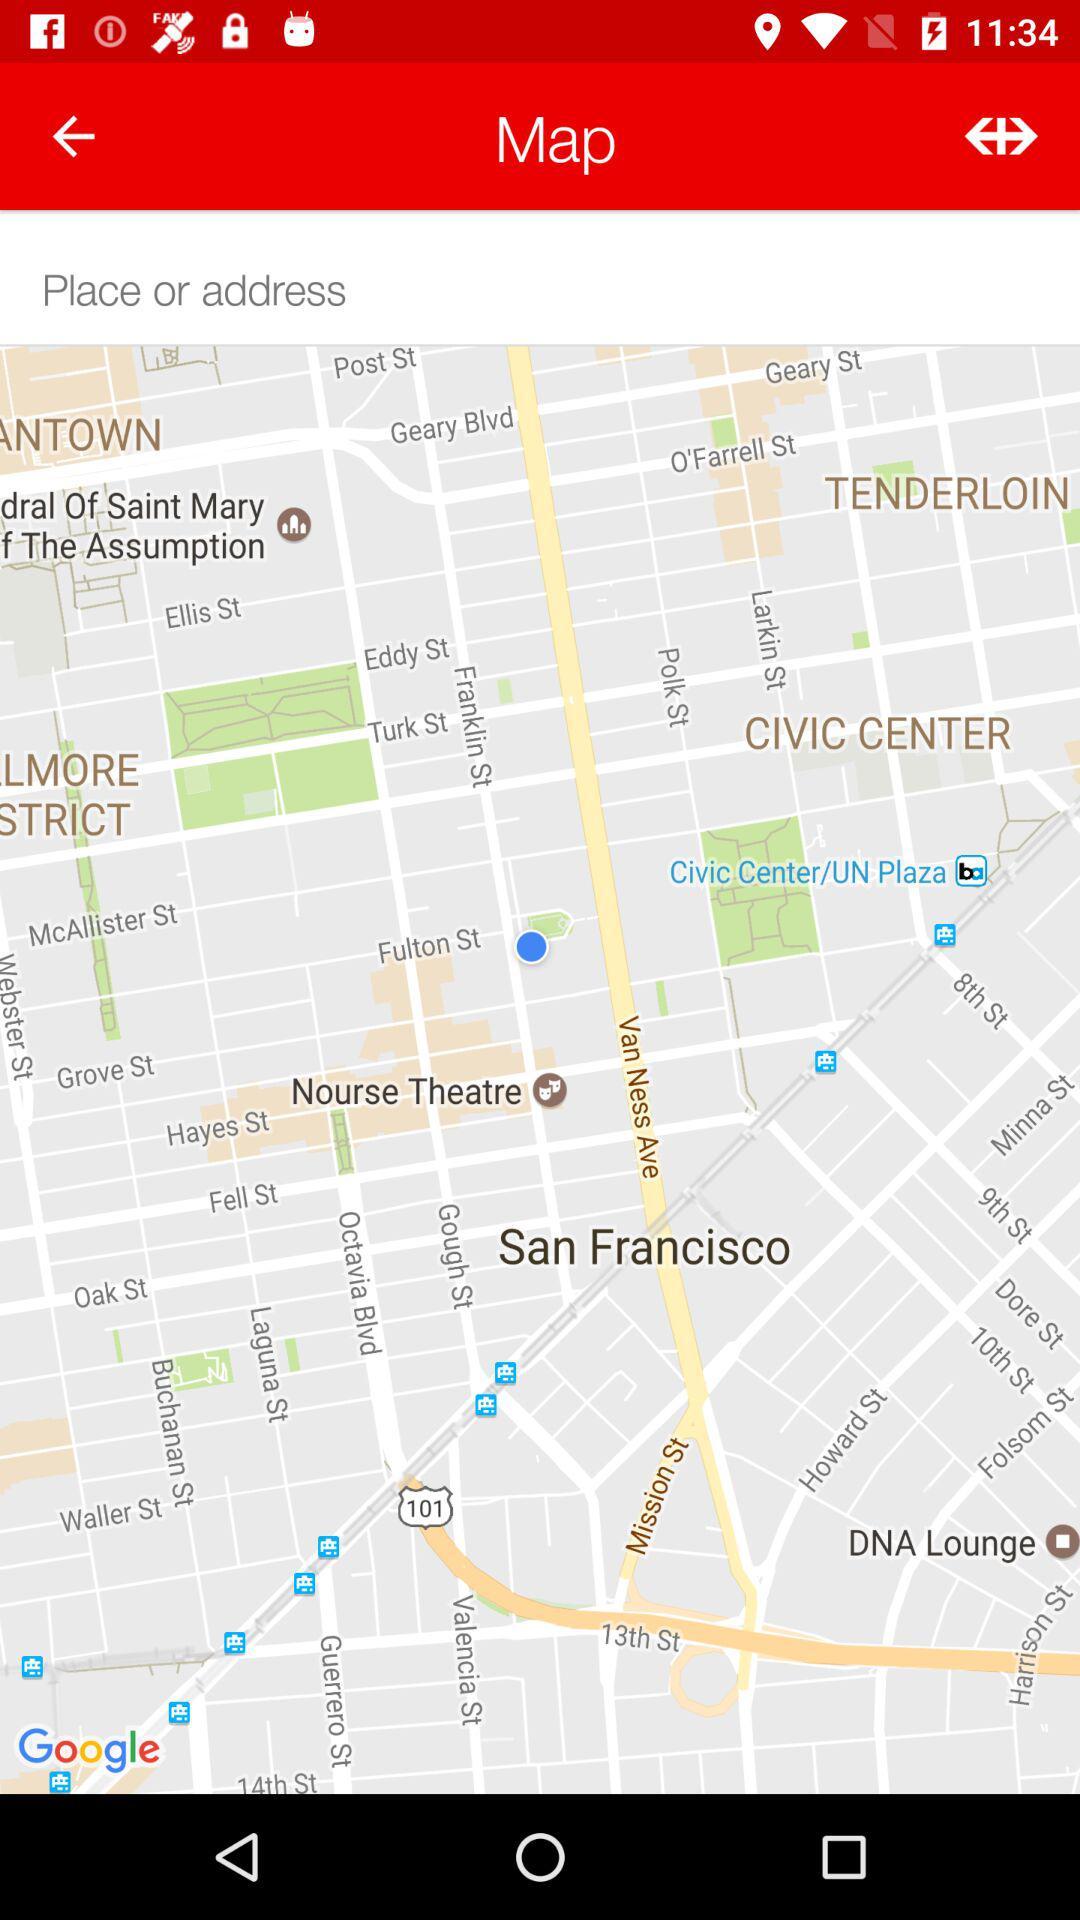 The width and height of the screenshot is (1080, 1920). What do you see at coordinates (540, 285) in the screenshot?
I see `type the address` at bounding box center [540, 285].